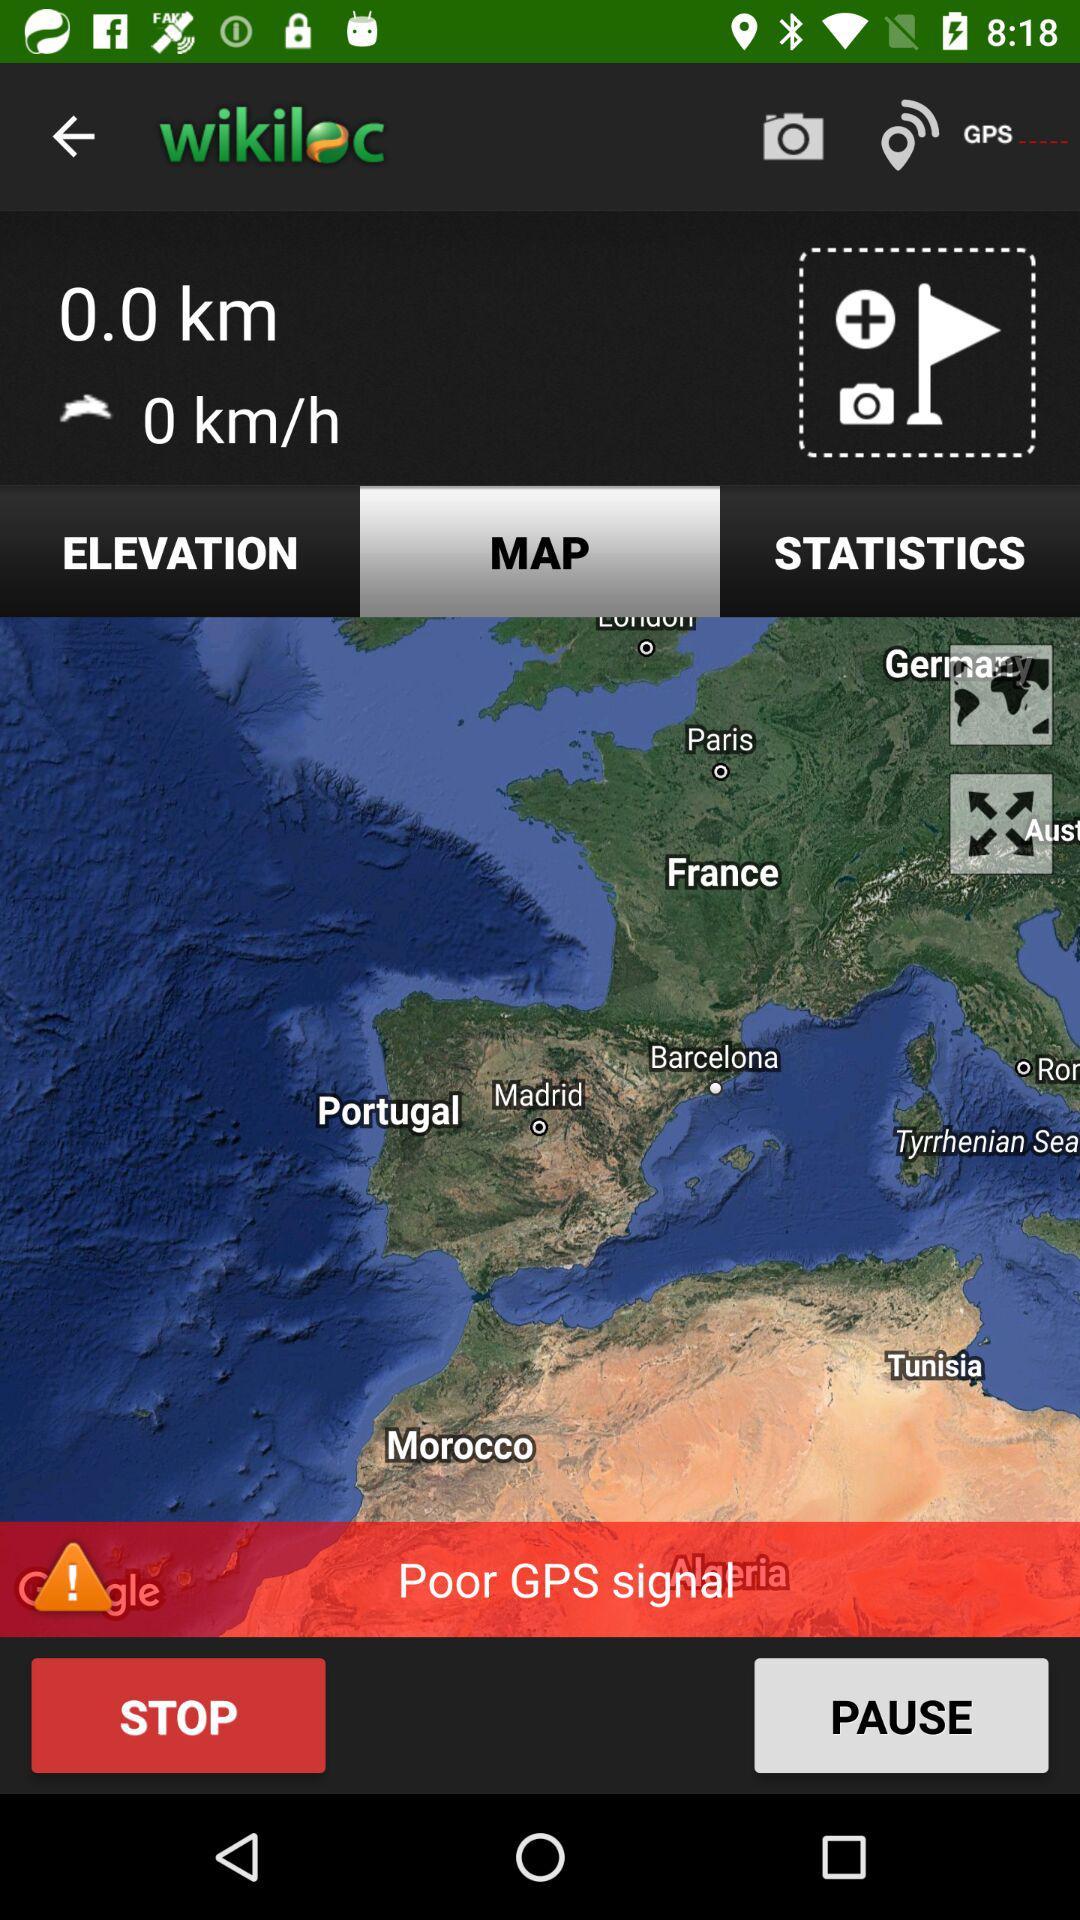  Describe the element at coordinates (180, 551) in the screenshot. I see `the elevation item` at that location.